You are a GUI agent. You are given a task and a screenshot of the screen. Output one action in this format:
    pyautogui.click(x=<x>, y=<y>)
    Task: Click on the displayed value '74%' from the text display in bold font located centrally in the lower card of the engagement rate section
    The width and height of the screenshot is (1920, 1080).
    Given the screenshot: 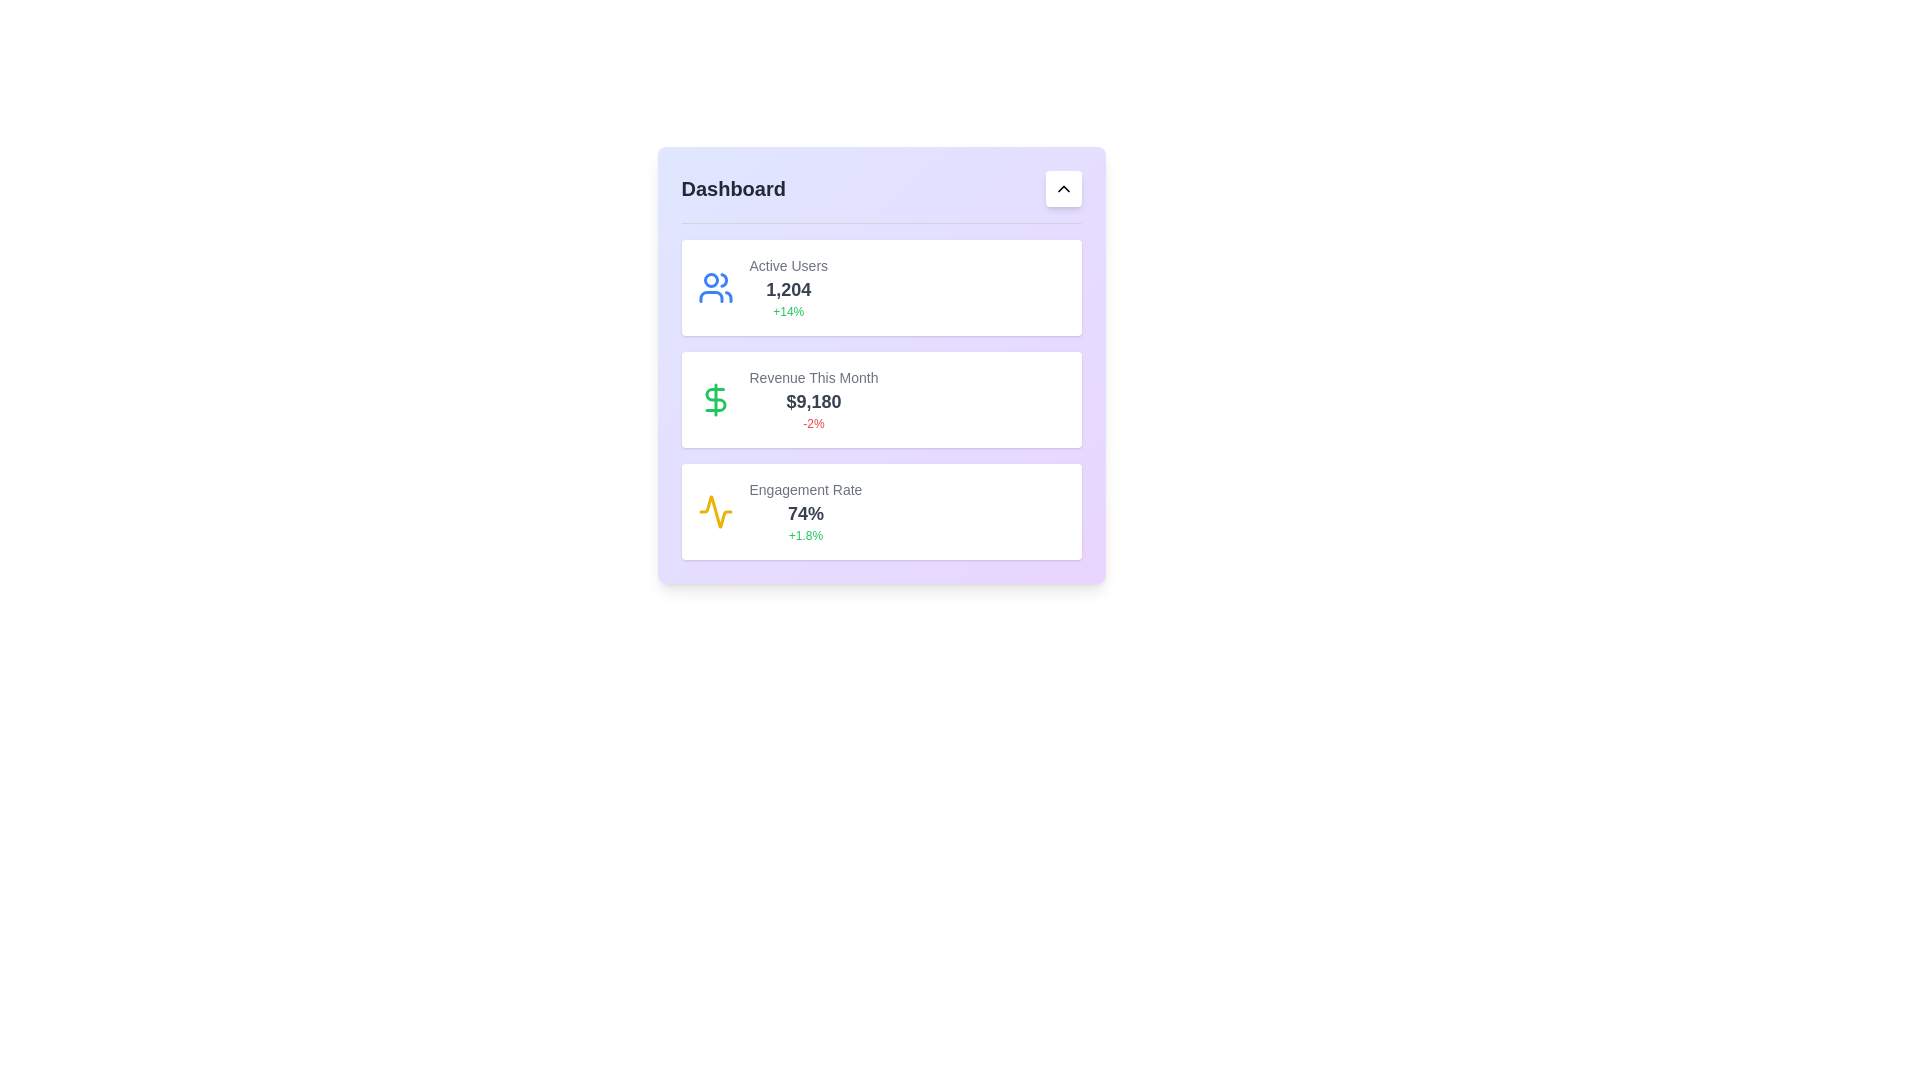 What is the action you would take?
    pyautogui.click(x=806, y=512)
    